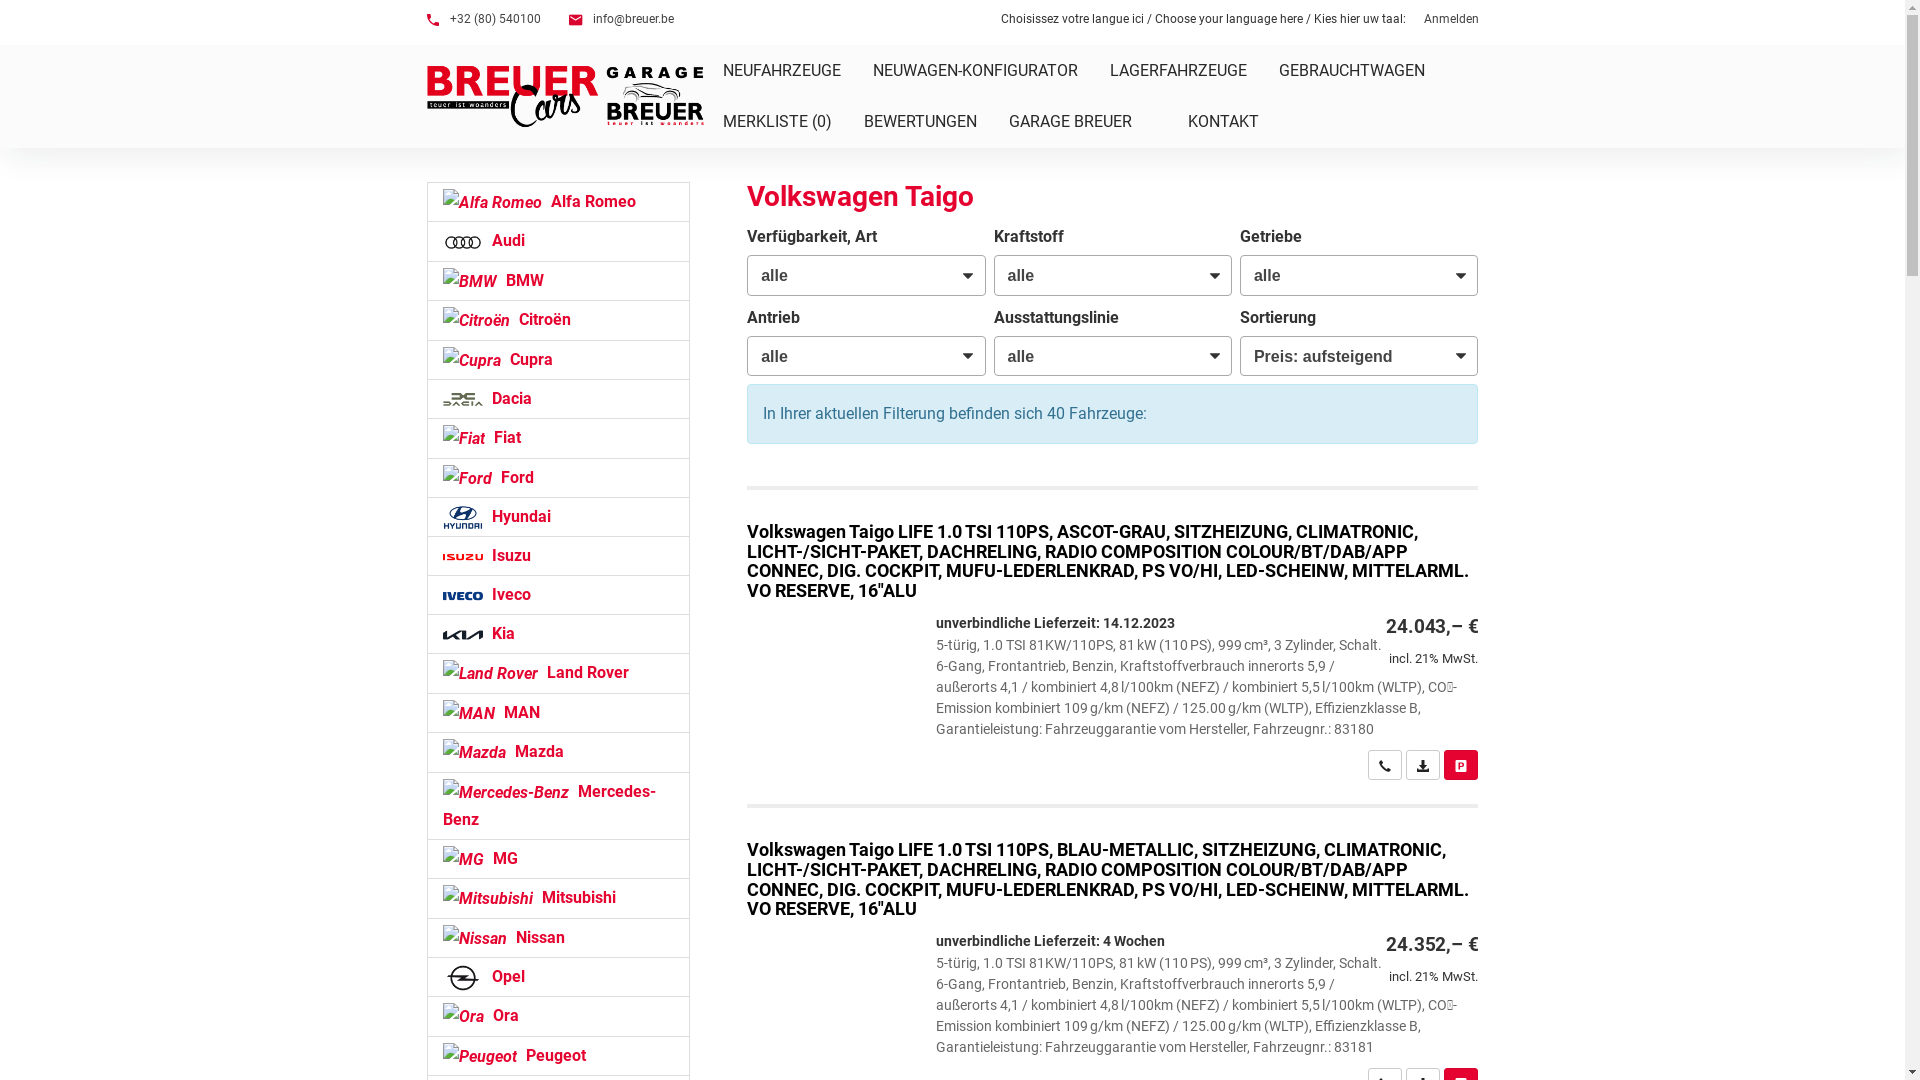 The height and width of the screenshot is (1080, 1920). I want to click on '+32 (80) 540100', so click(425, 19).